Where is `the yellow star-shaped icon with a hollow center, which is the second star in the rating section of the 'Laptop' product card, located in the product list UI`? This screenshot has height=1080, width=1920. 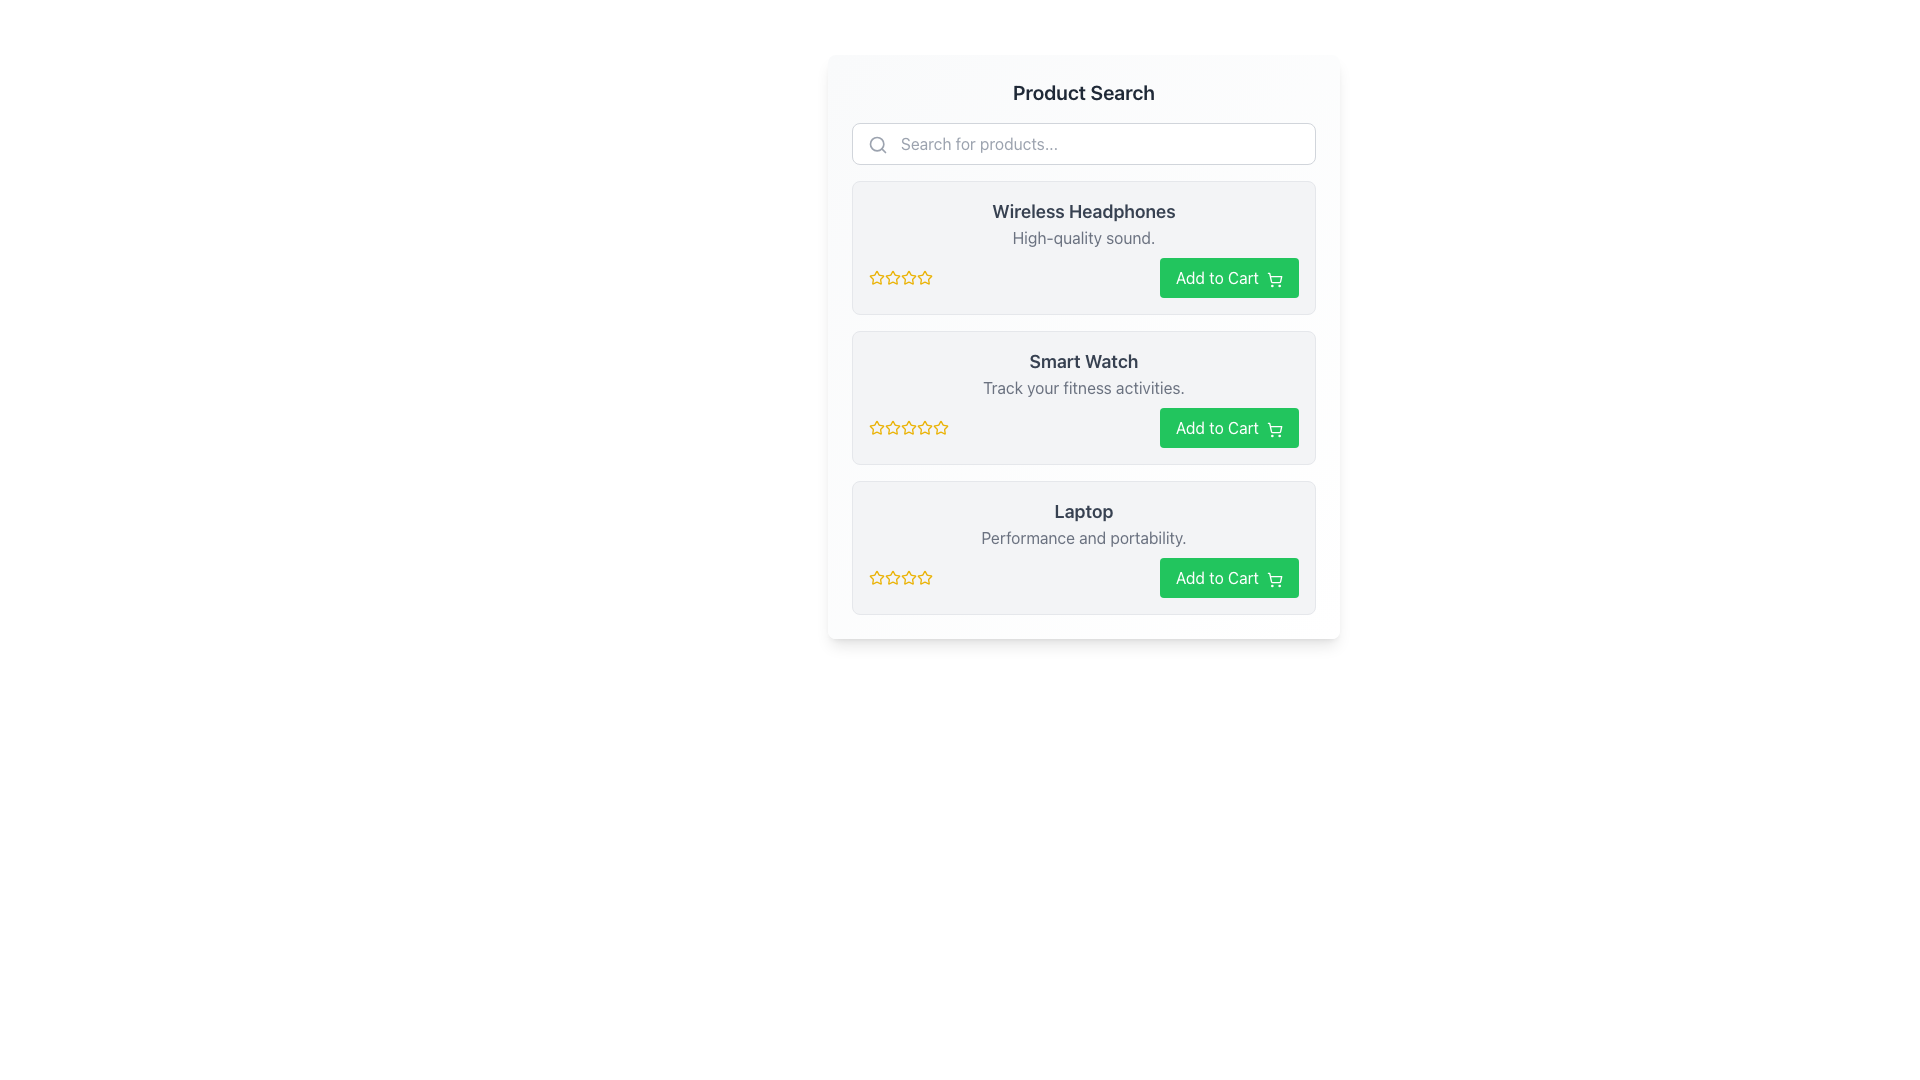
the yellow star-shaped icon with a hollow center, which is the second star in the rating section of the 'Laptop' product card, located in the product list UI is located at coordinates (907, 577).